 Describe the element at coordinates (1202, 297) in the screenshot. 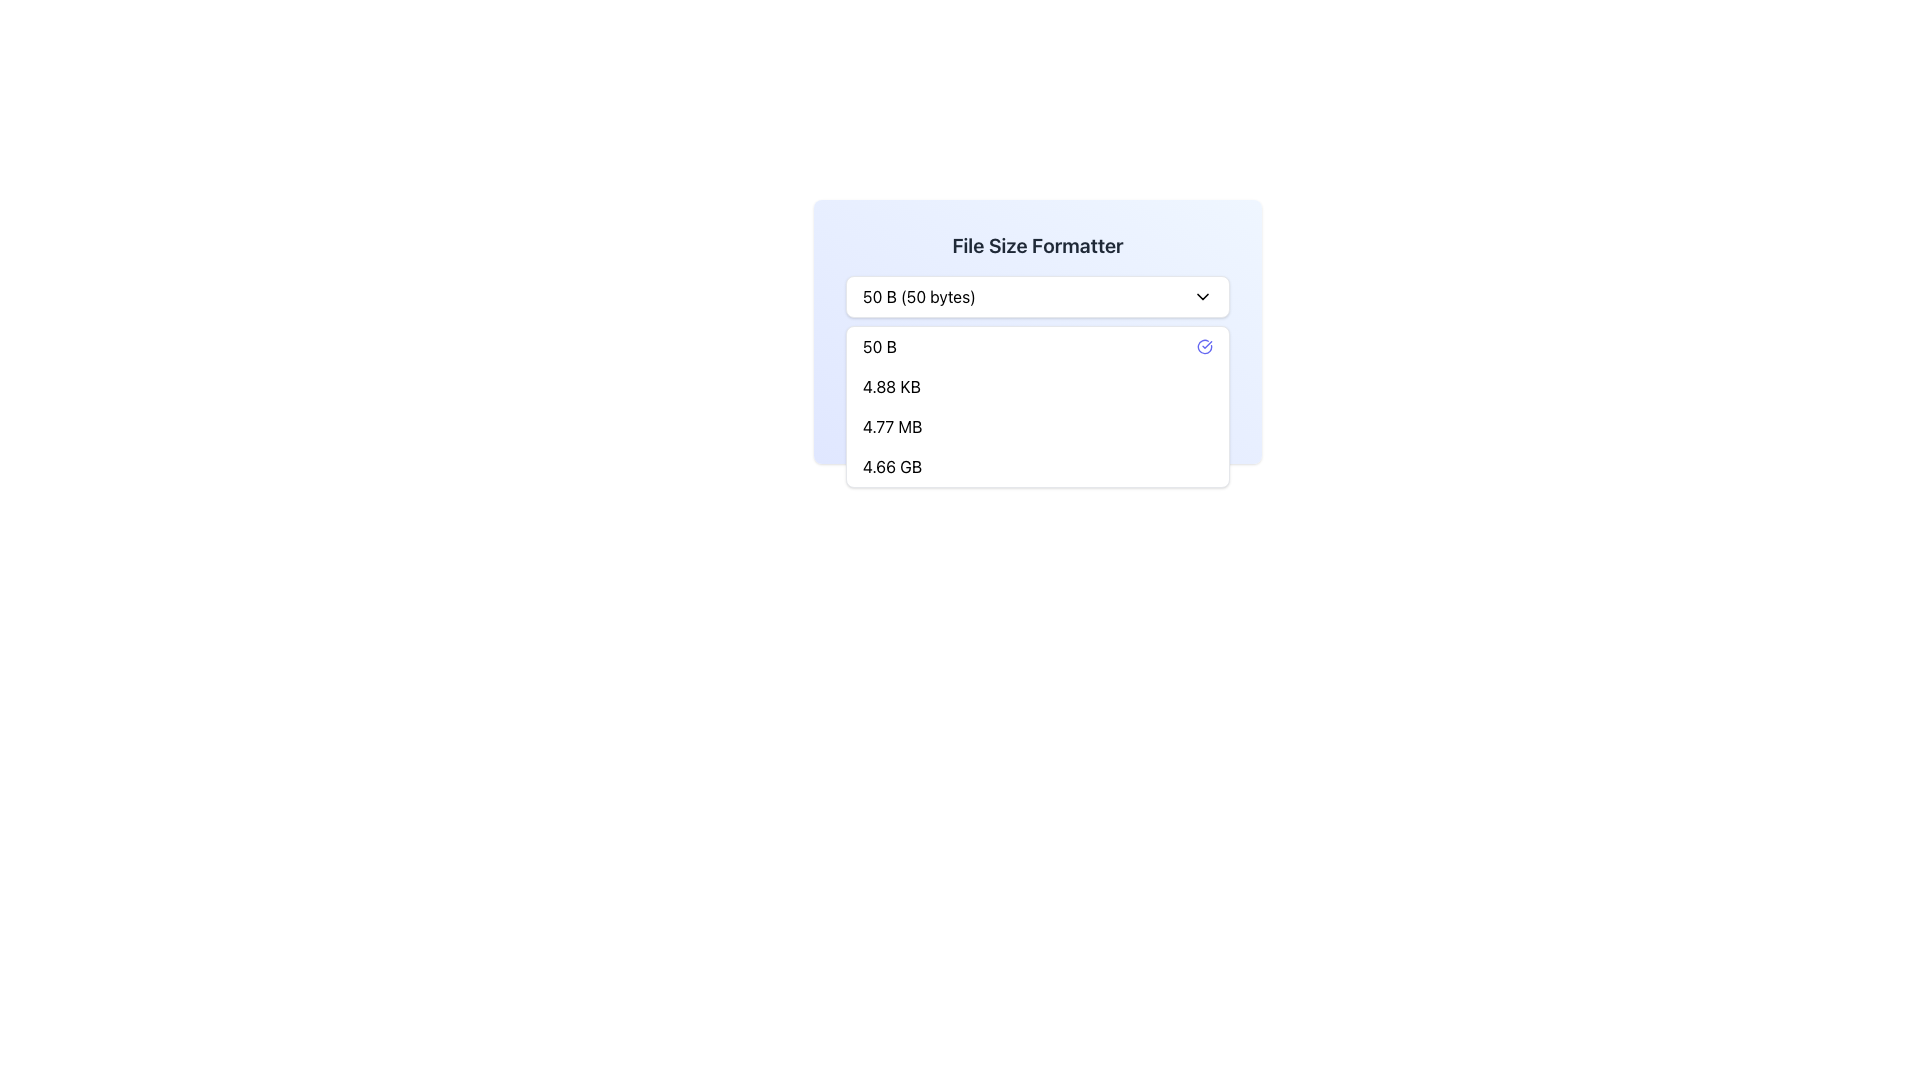

I see `the downward-pointing chevron icon located to the right of the text '50 B (50 bytes)'` at that location.